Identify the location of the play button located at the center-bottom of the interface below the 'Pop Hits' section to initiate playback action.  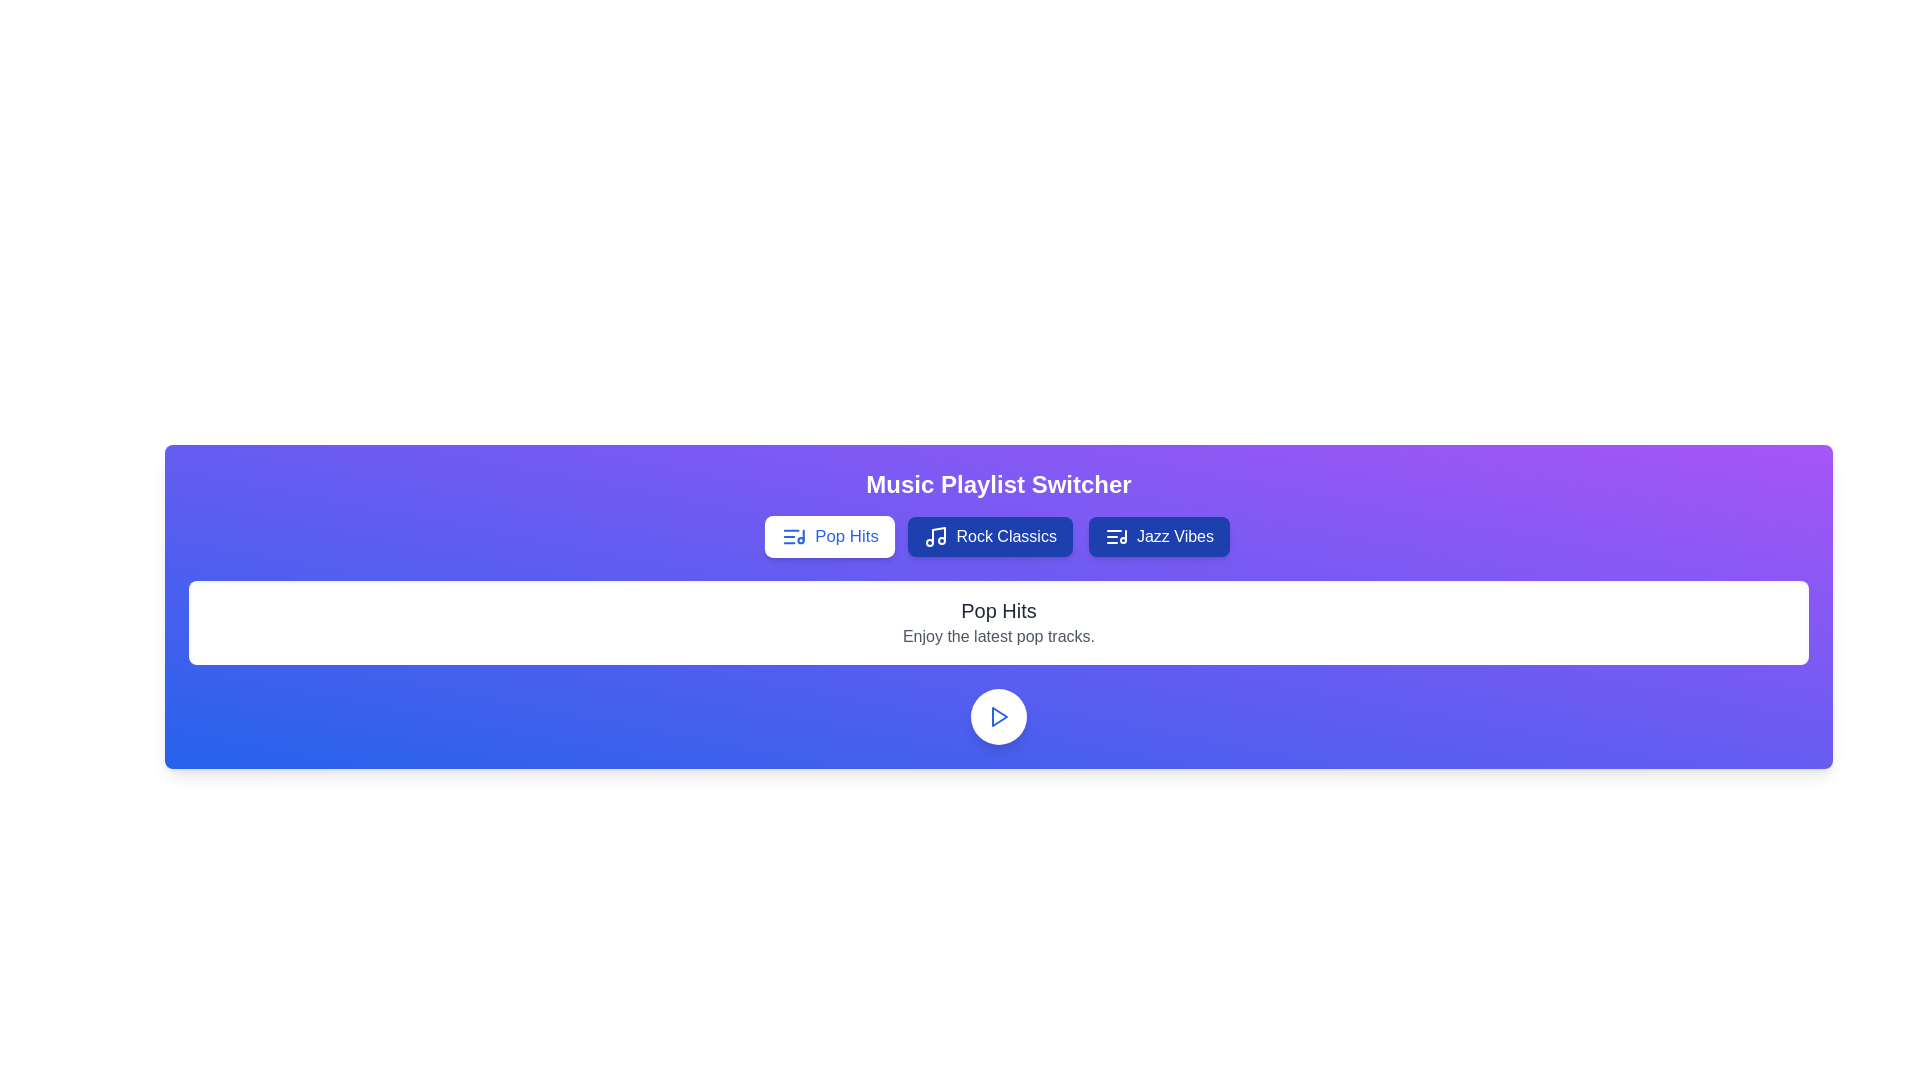
(998, 716).